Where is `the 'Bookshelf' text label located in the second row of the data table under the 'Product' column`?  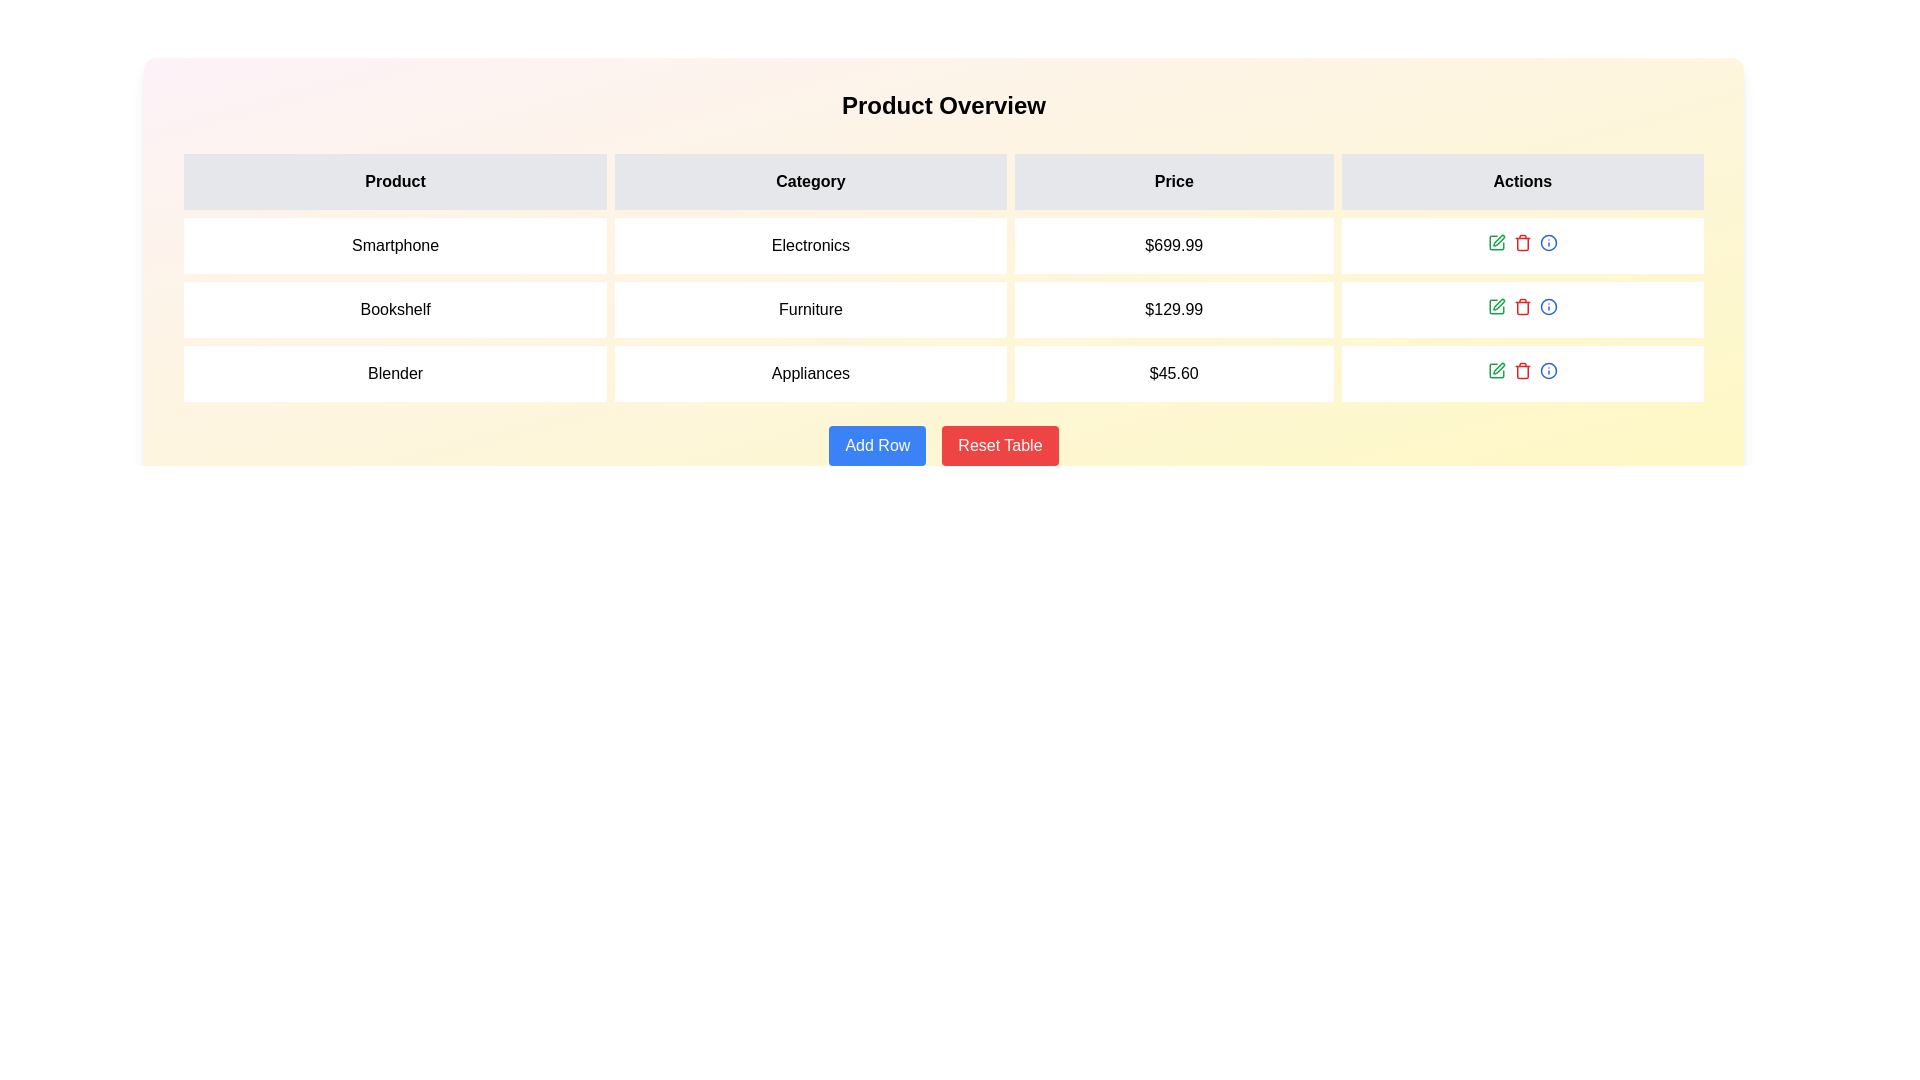
the 'Bookshelf' text label located in the second row of the data table under the 'Product' column is located at coordinates (395, 309).